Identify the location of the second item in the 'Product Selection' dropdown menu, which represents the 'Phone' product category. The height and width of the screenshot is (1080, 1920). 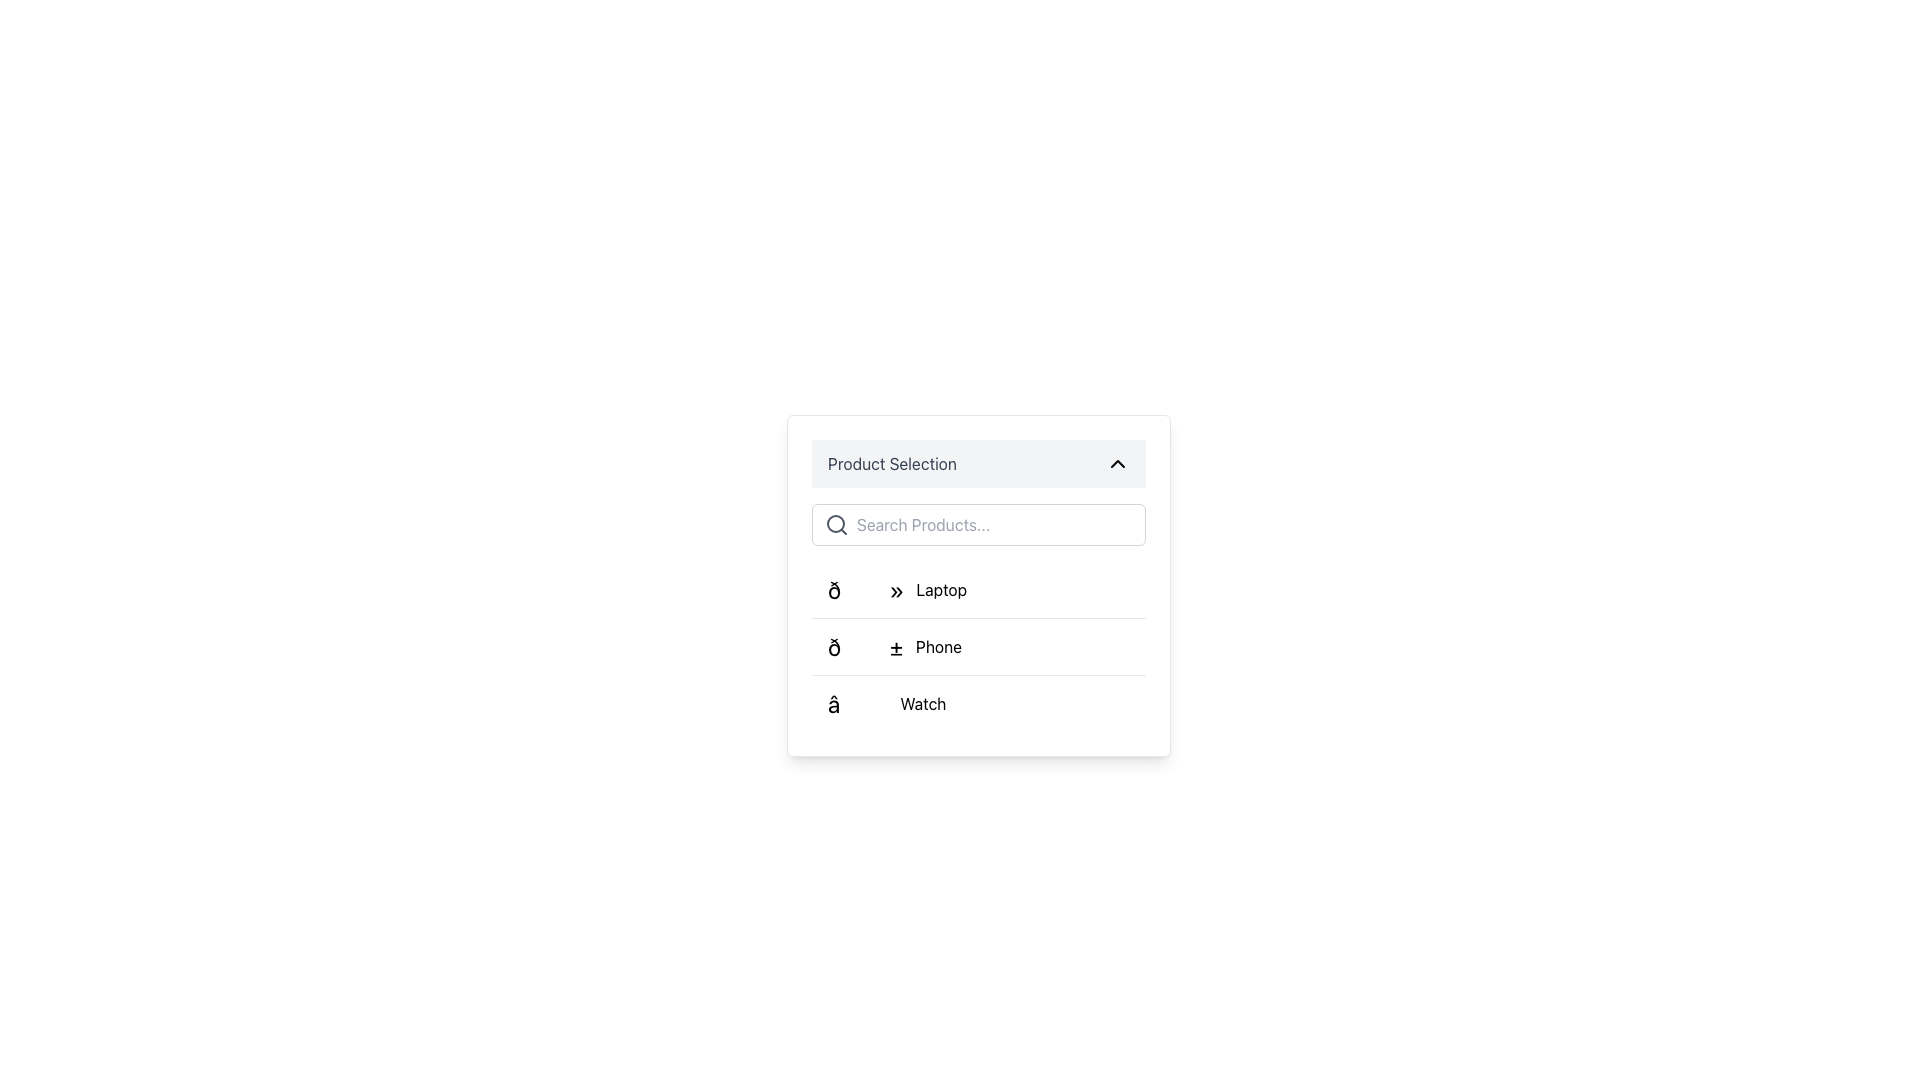
(979, 646).